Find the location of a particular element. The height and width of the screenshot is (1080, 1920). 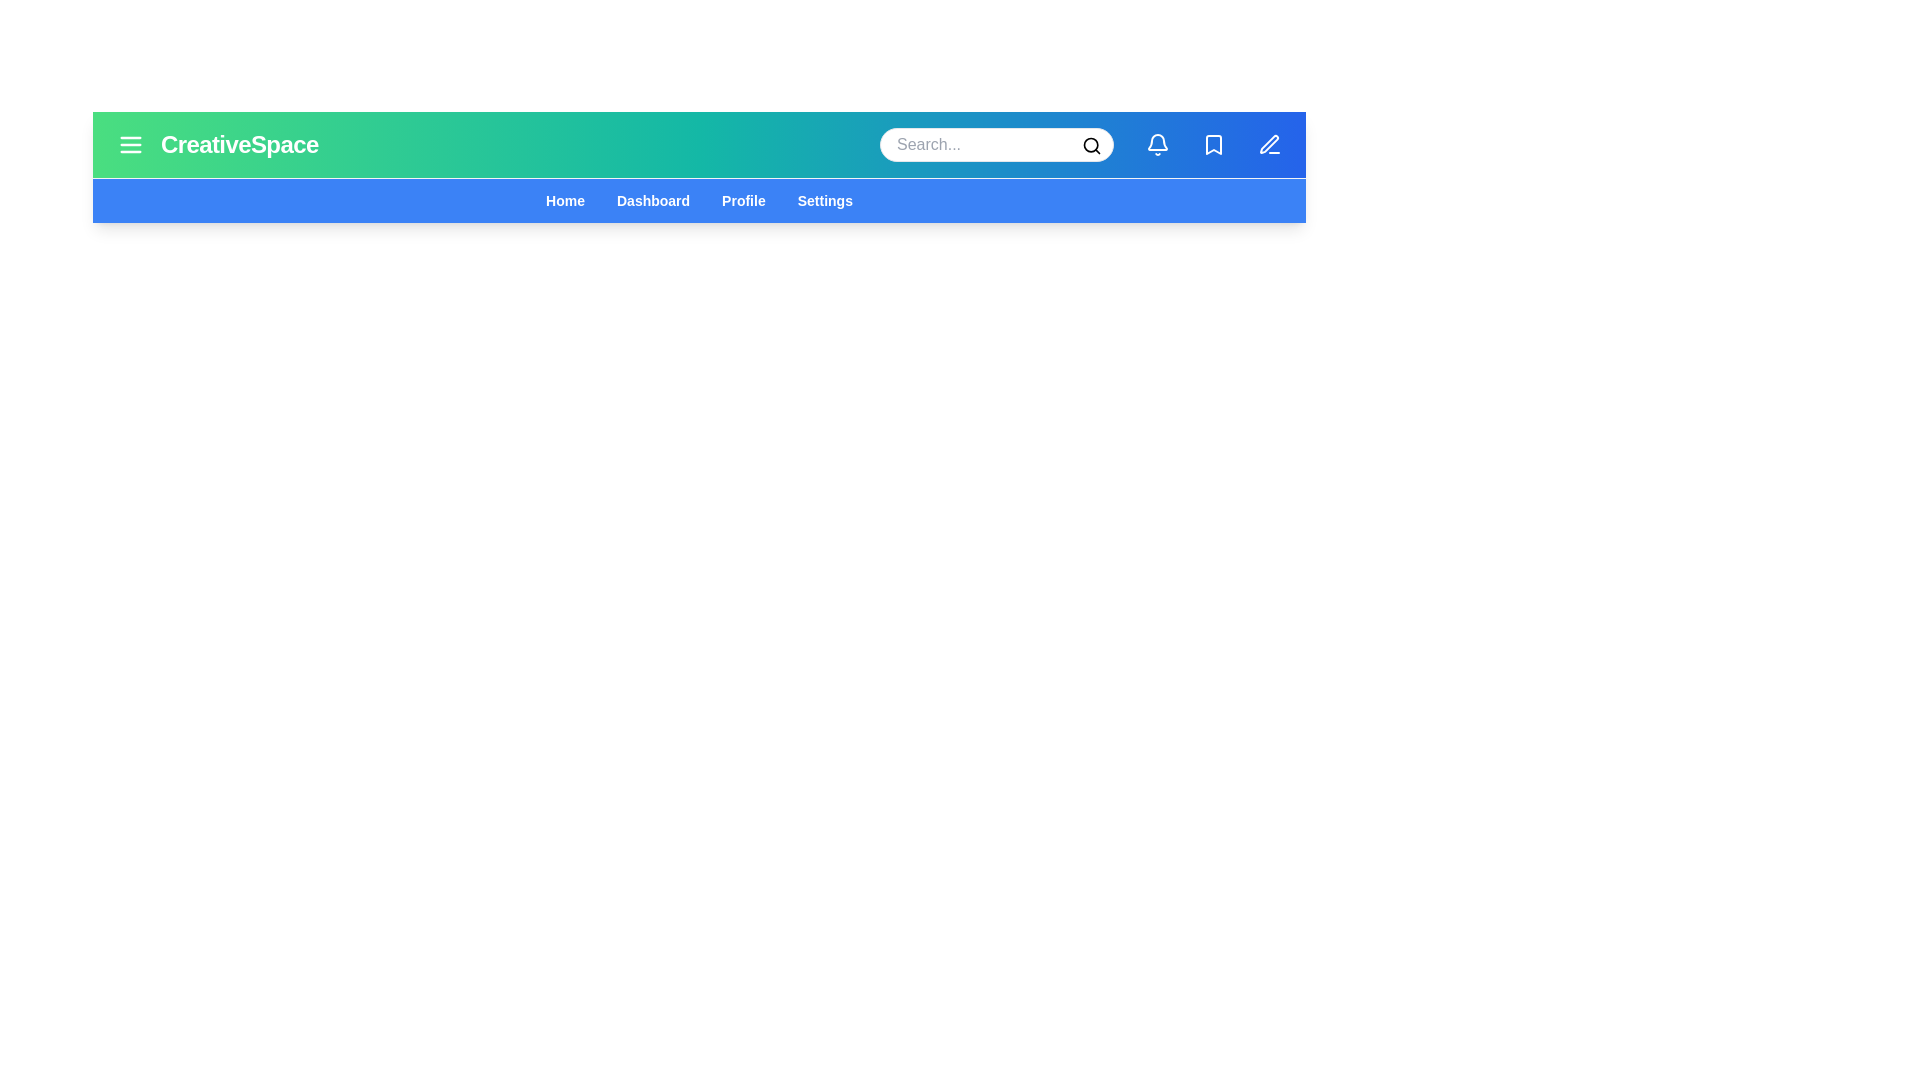

the navigation menu item Dashboard is located at coordinates (653, 200).